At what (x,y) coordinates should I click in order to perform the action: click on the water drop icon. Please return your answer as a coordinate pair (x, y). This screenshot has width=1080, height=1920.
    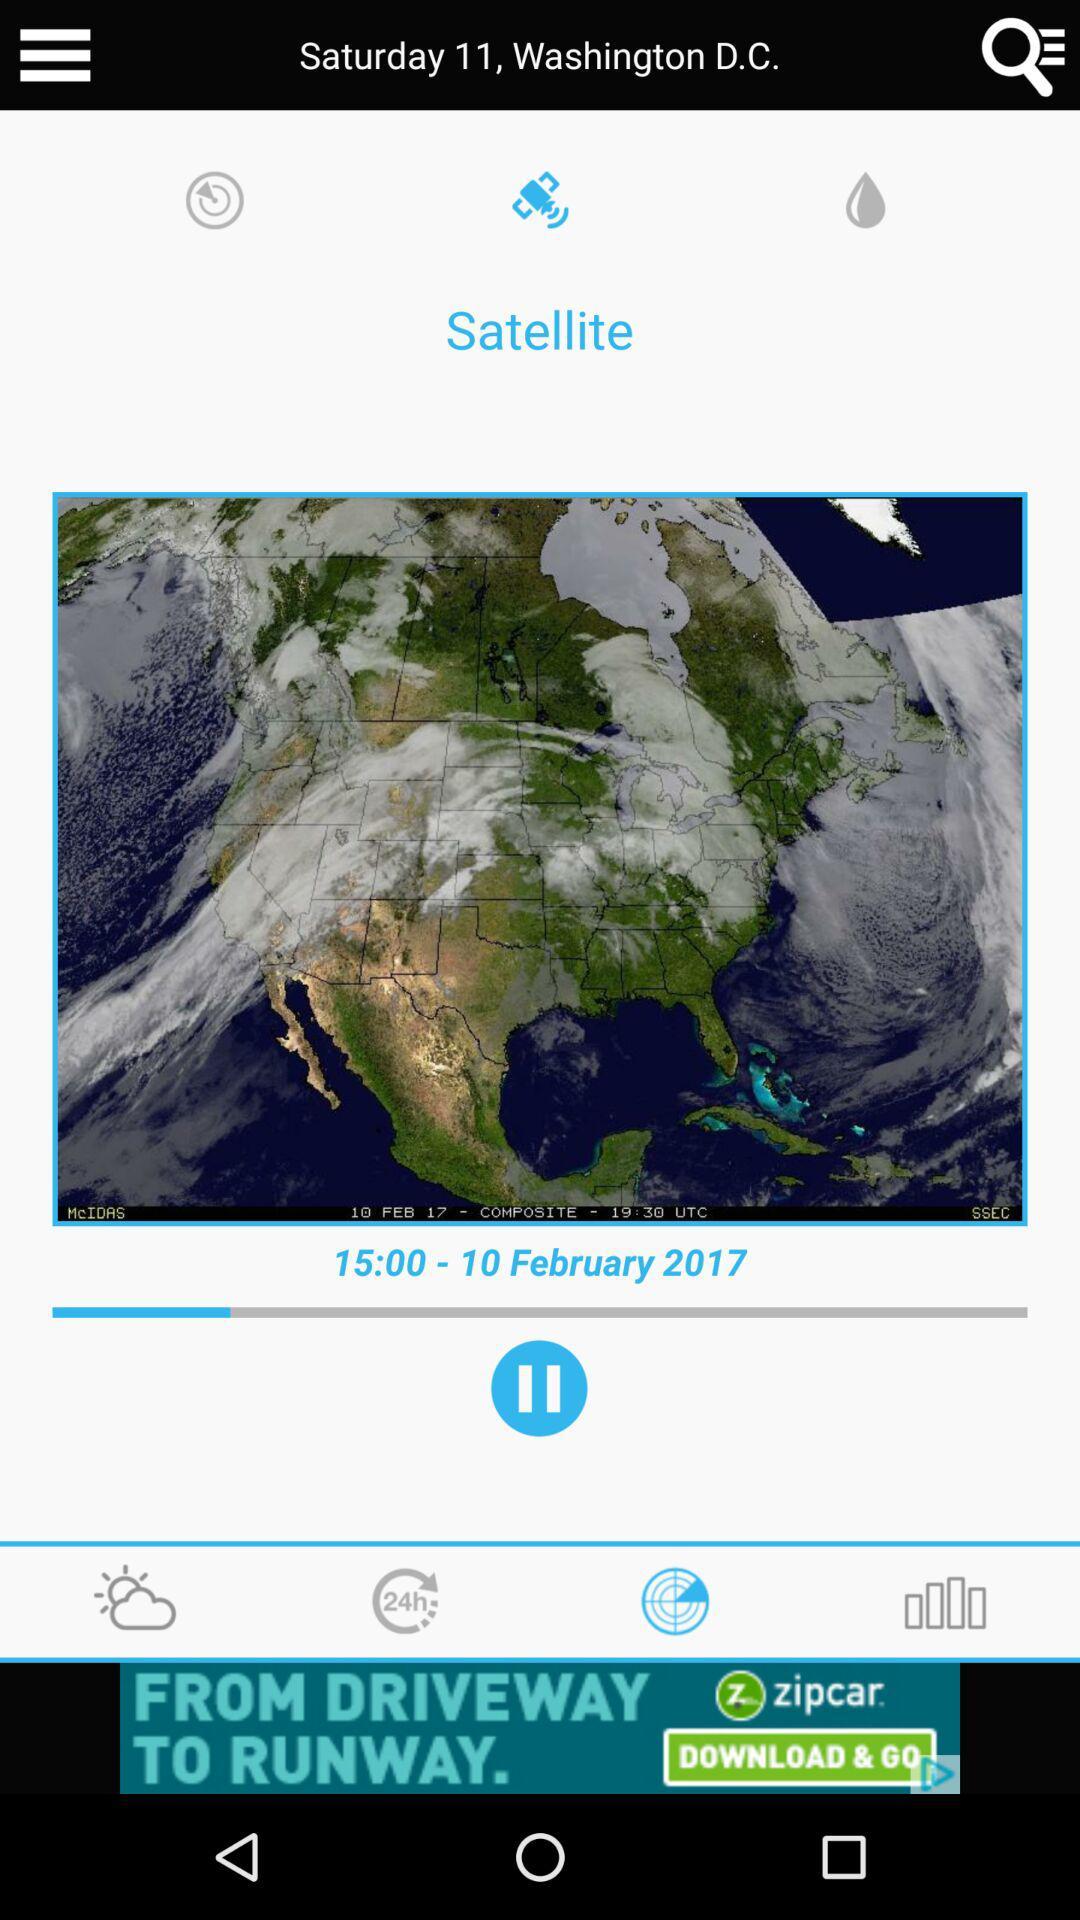
    Looking at the image, I should click on (864, 202).